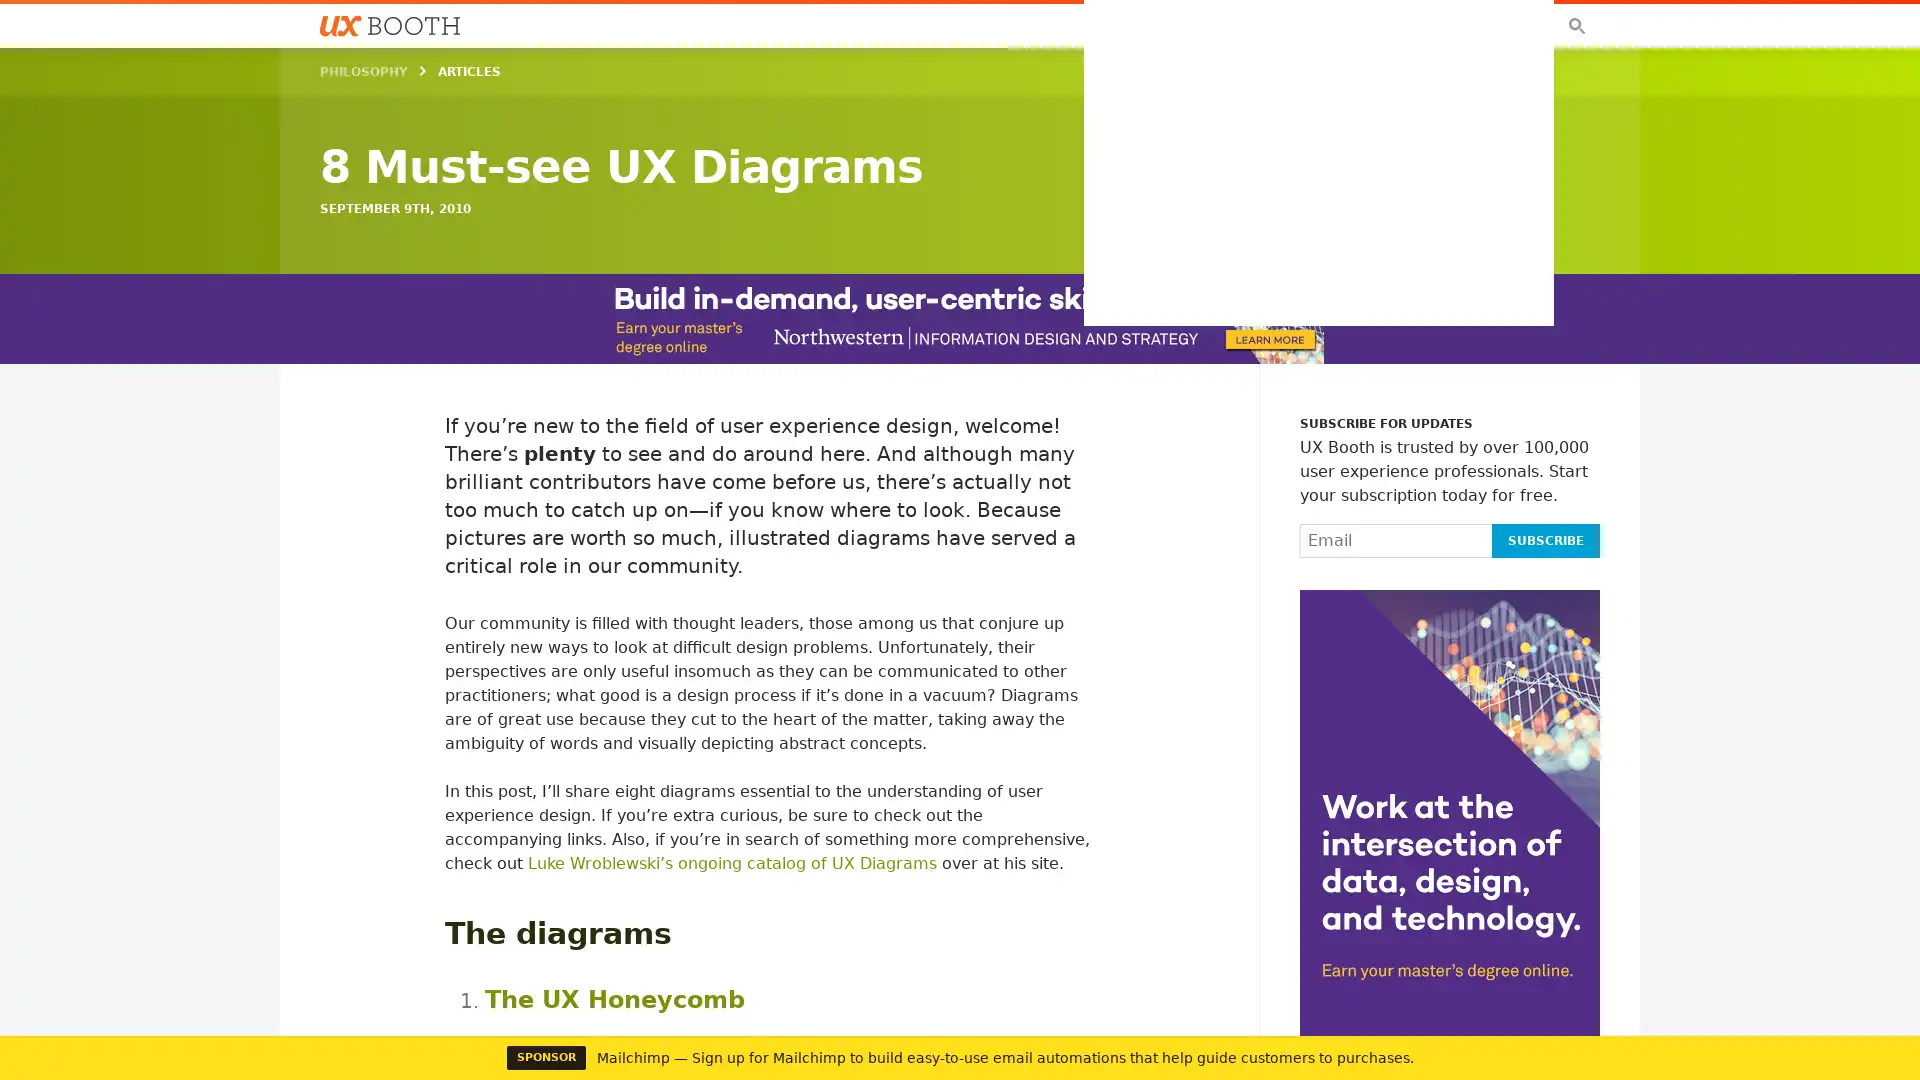  What do you see at coordinates (1544, 540) in the screenshot?
I see `SUBSCRIBE` at bounding box center [1544, 540].